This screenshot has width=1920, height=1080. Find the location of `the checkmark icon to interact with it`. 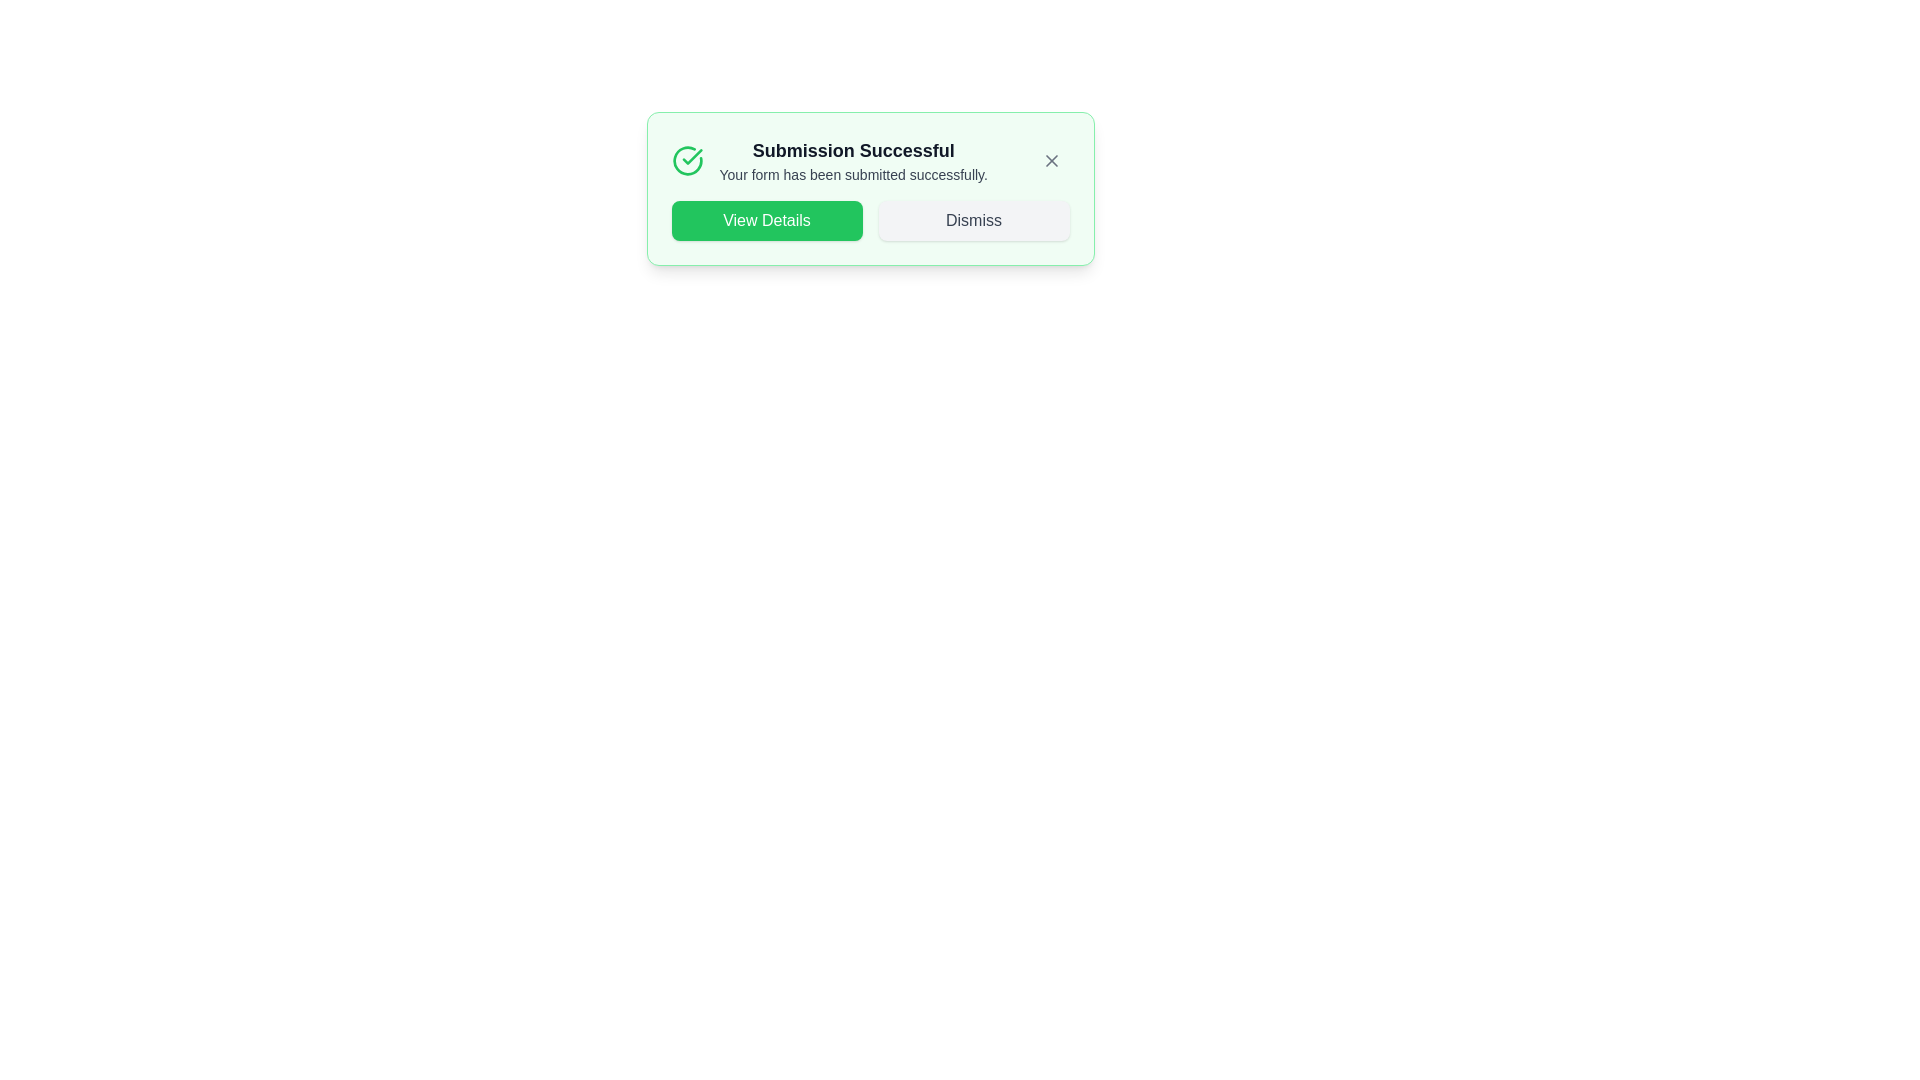

the checkmark icon to interact with it is located at coordinates (687, 160).